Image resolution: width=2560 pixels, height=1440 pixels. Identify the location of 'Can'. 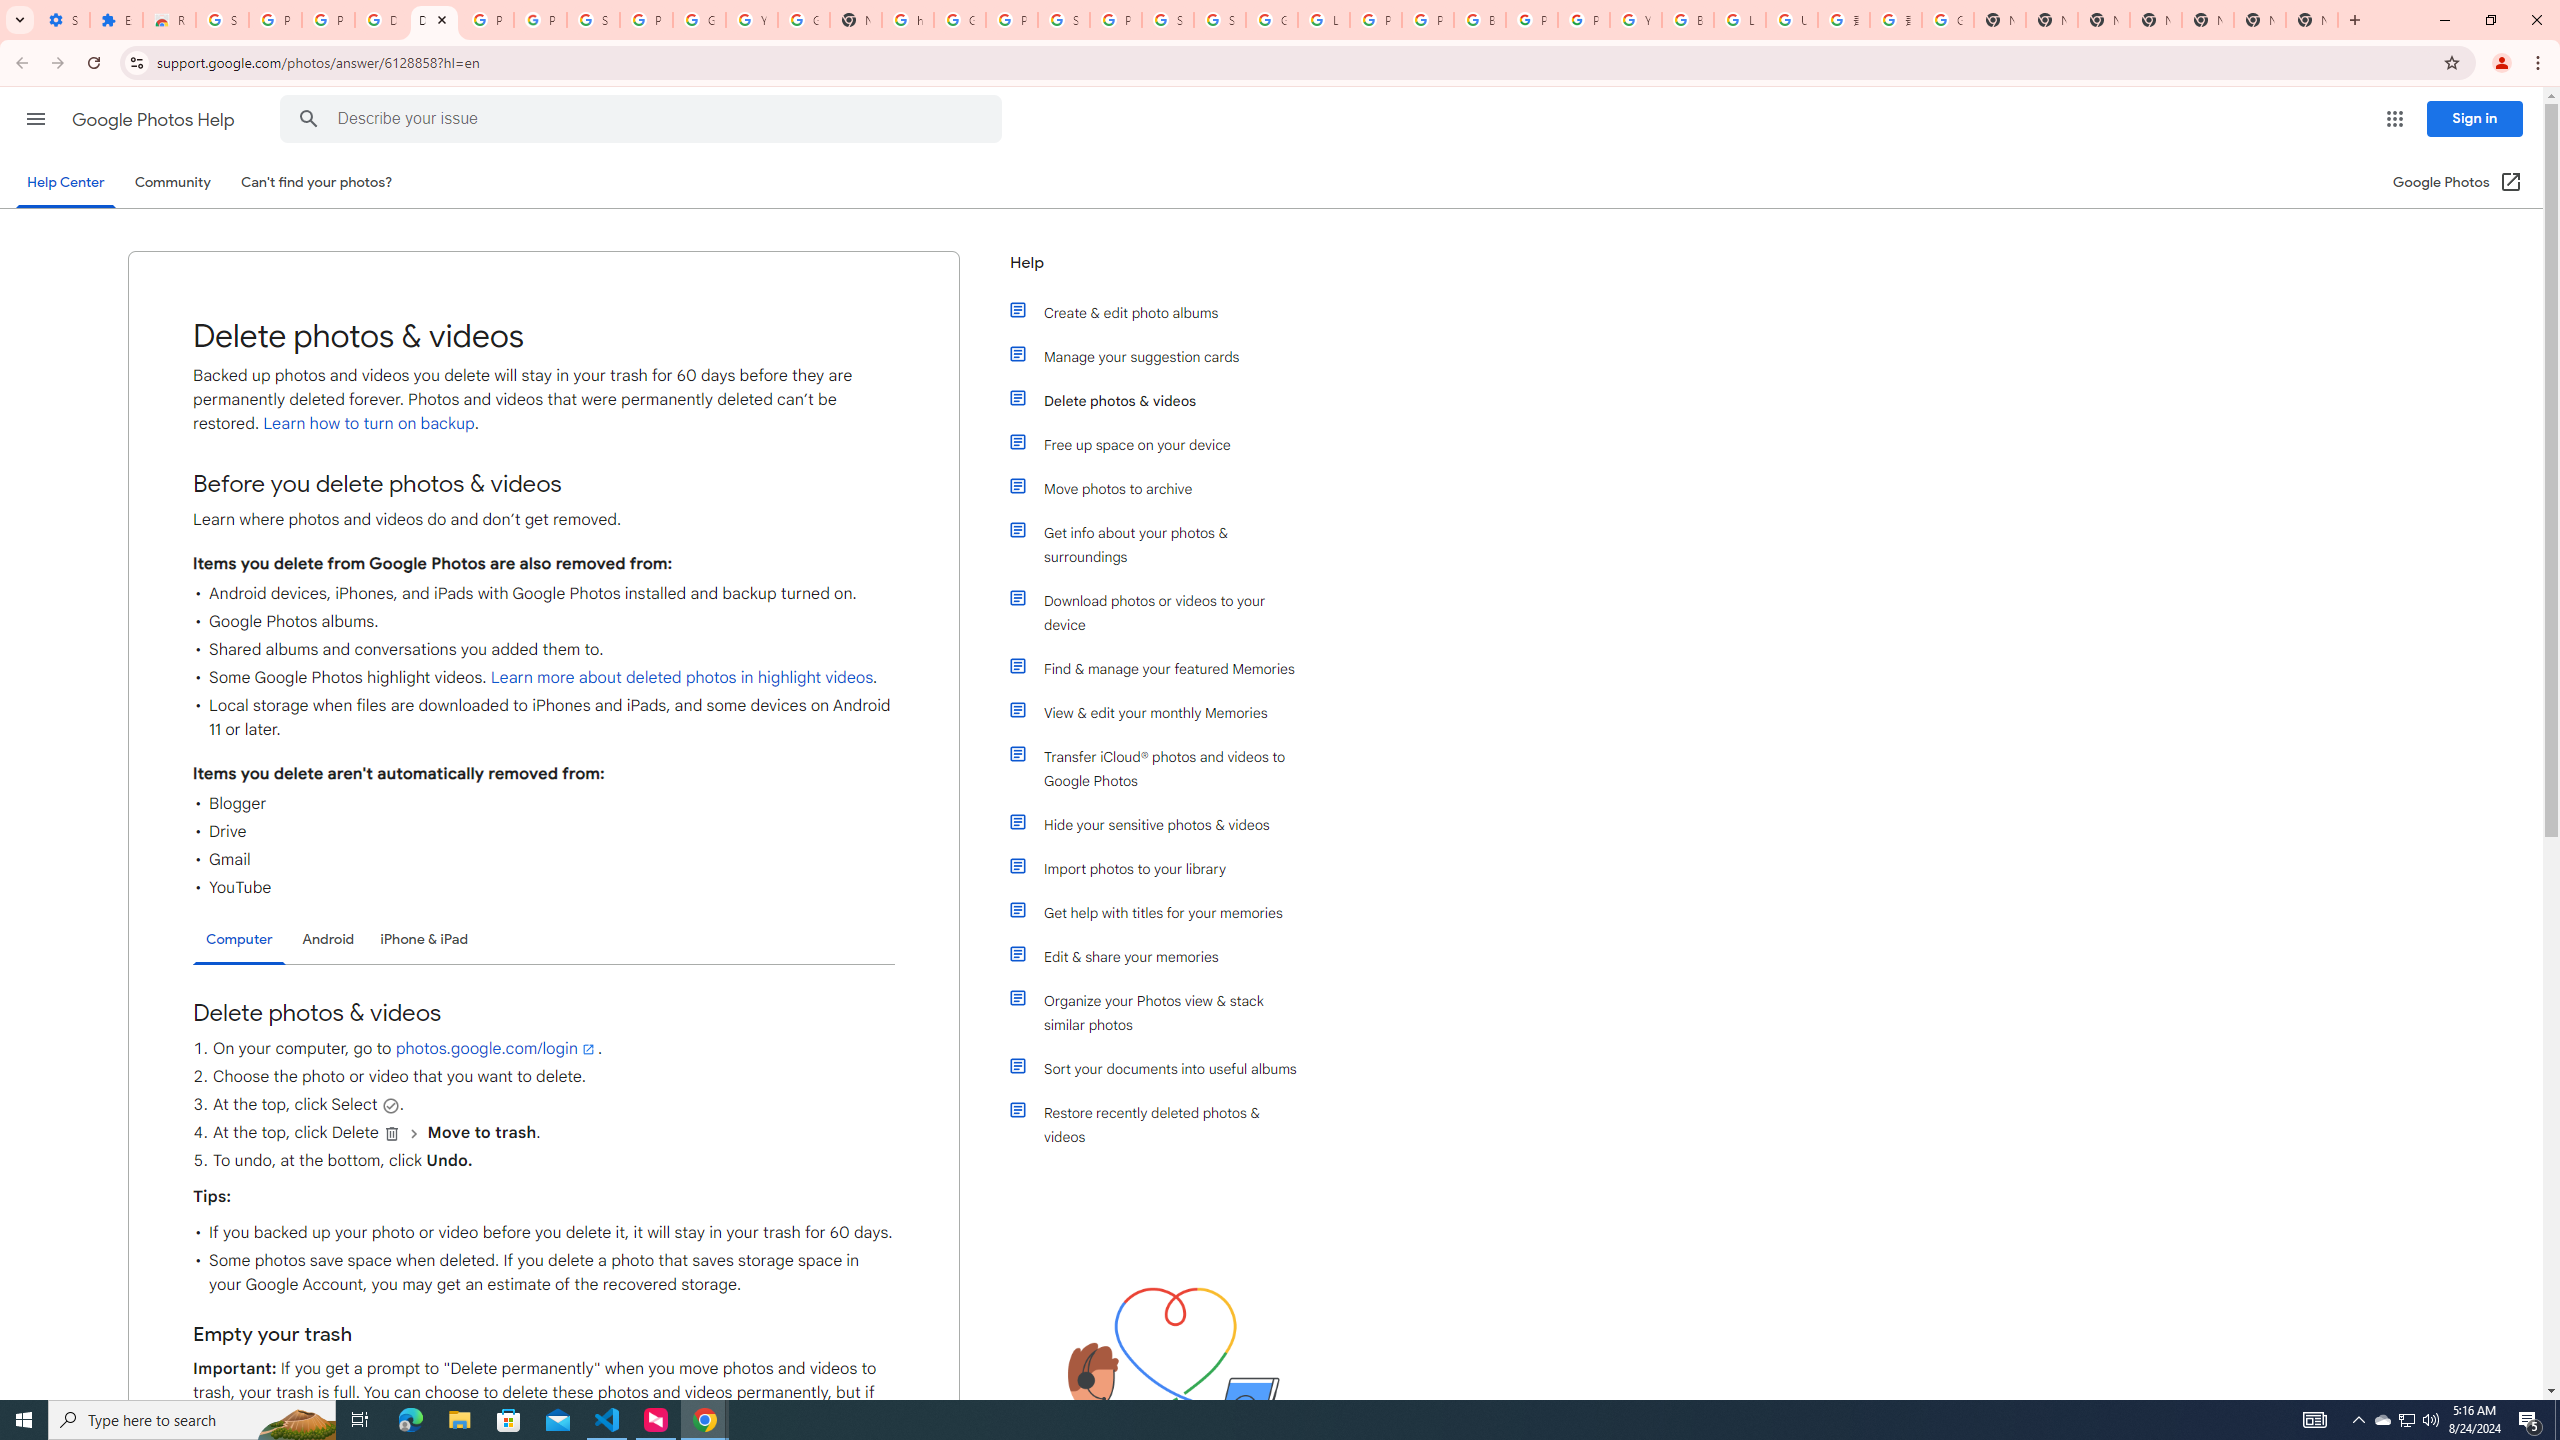
(317, 181).